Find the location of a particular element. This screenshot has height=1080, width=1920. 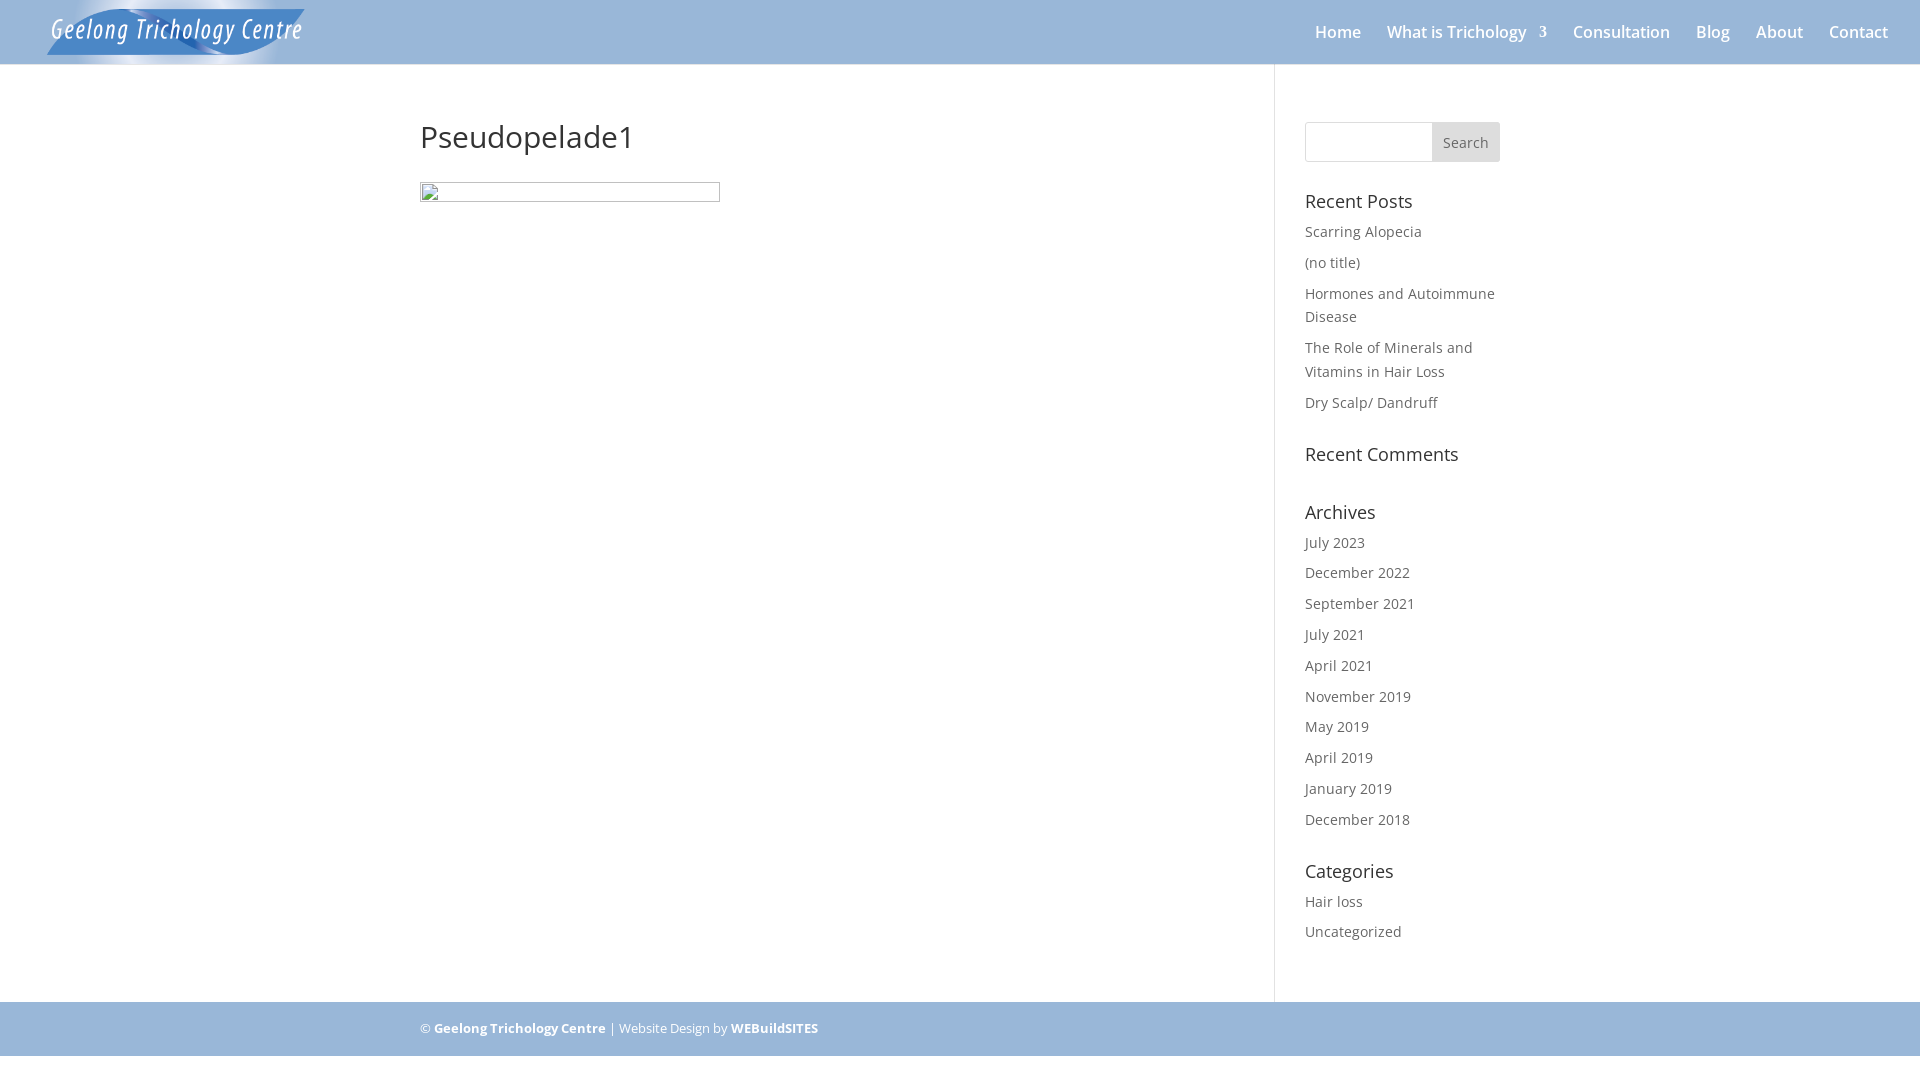

'December 2022' is located at coordinates (1357, 572).